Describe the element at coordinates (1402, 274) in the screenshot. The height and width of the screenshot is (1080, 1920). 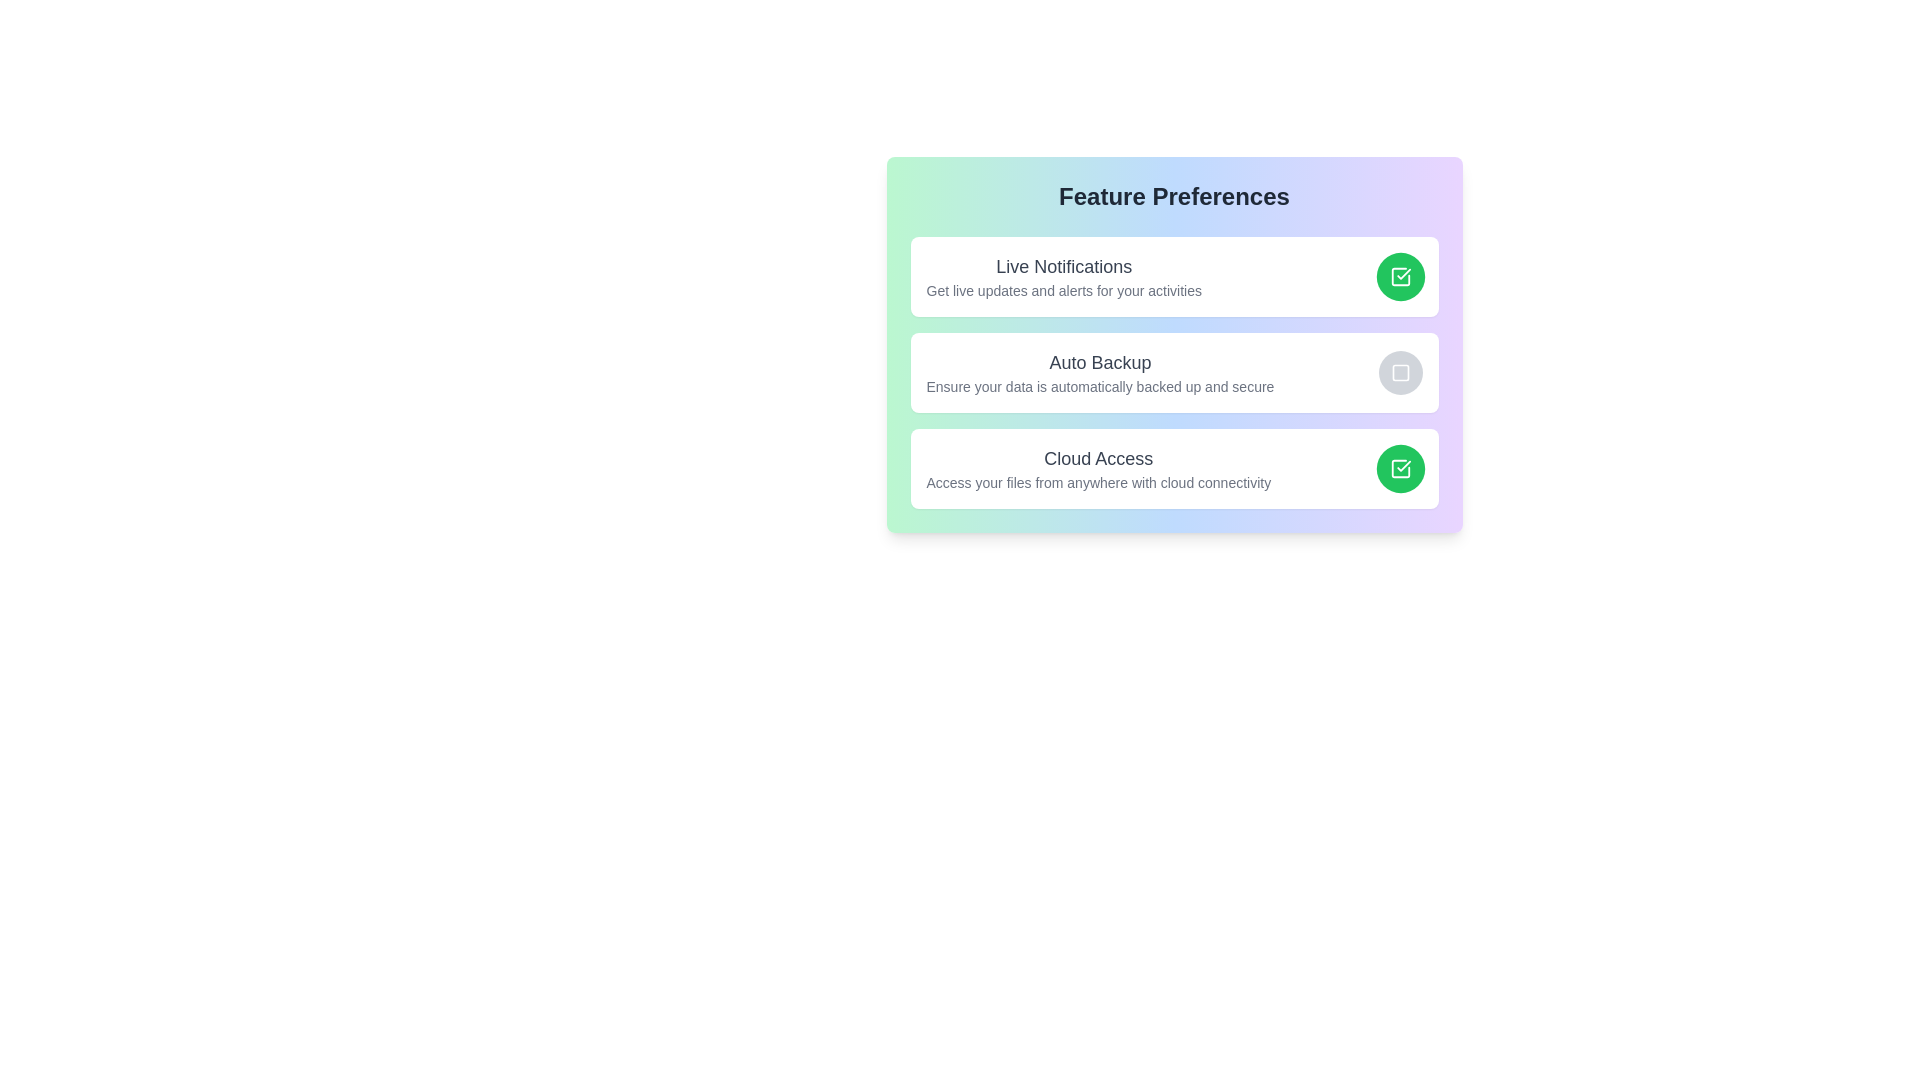
I see `the small green checkmark icon with a white background, which is the third icon in a vertical list aligned to the right of the 'Cloud Access' label` at that location.